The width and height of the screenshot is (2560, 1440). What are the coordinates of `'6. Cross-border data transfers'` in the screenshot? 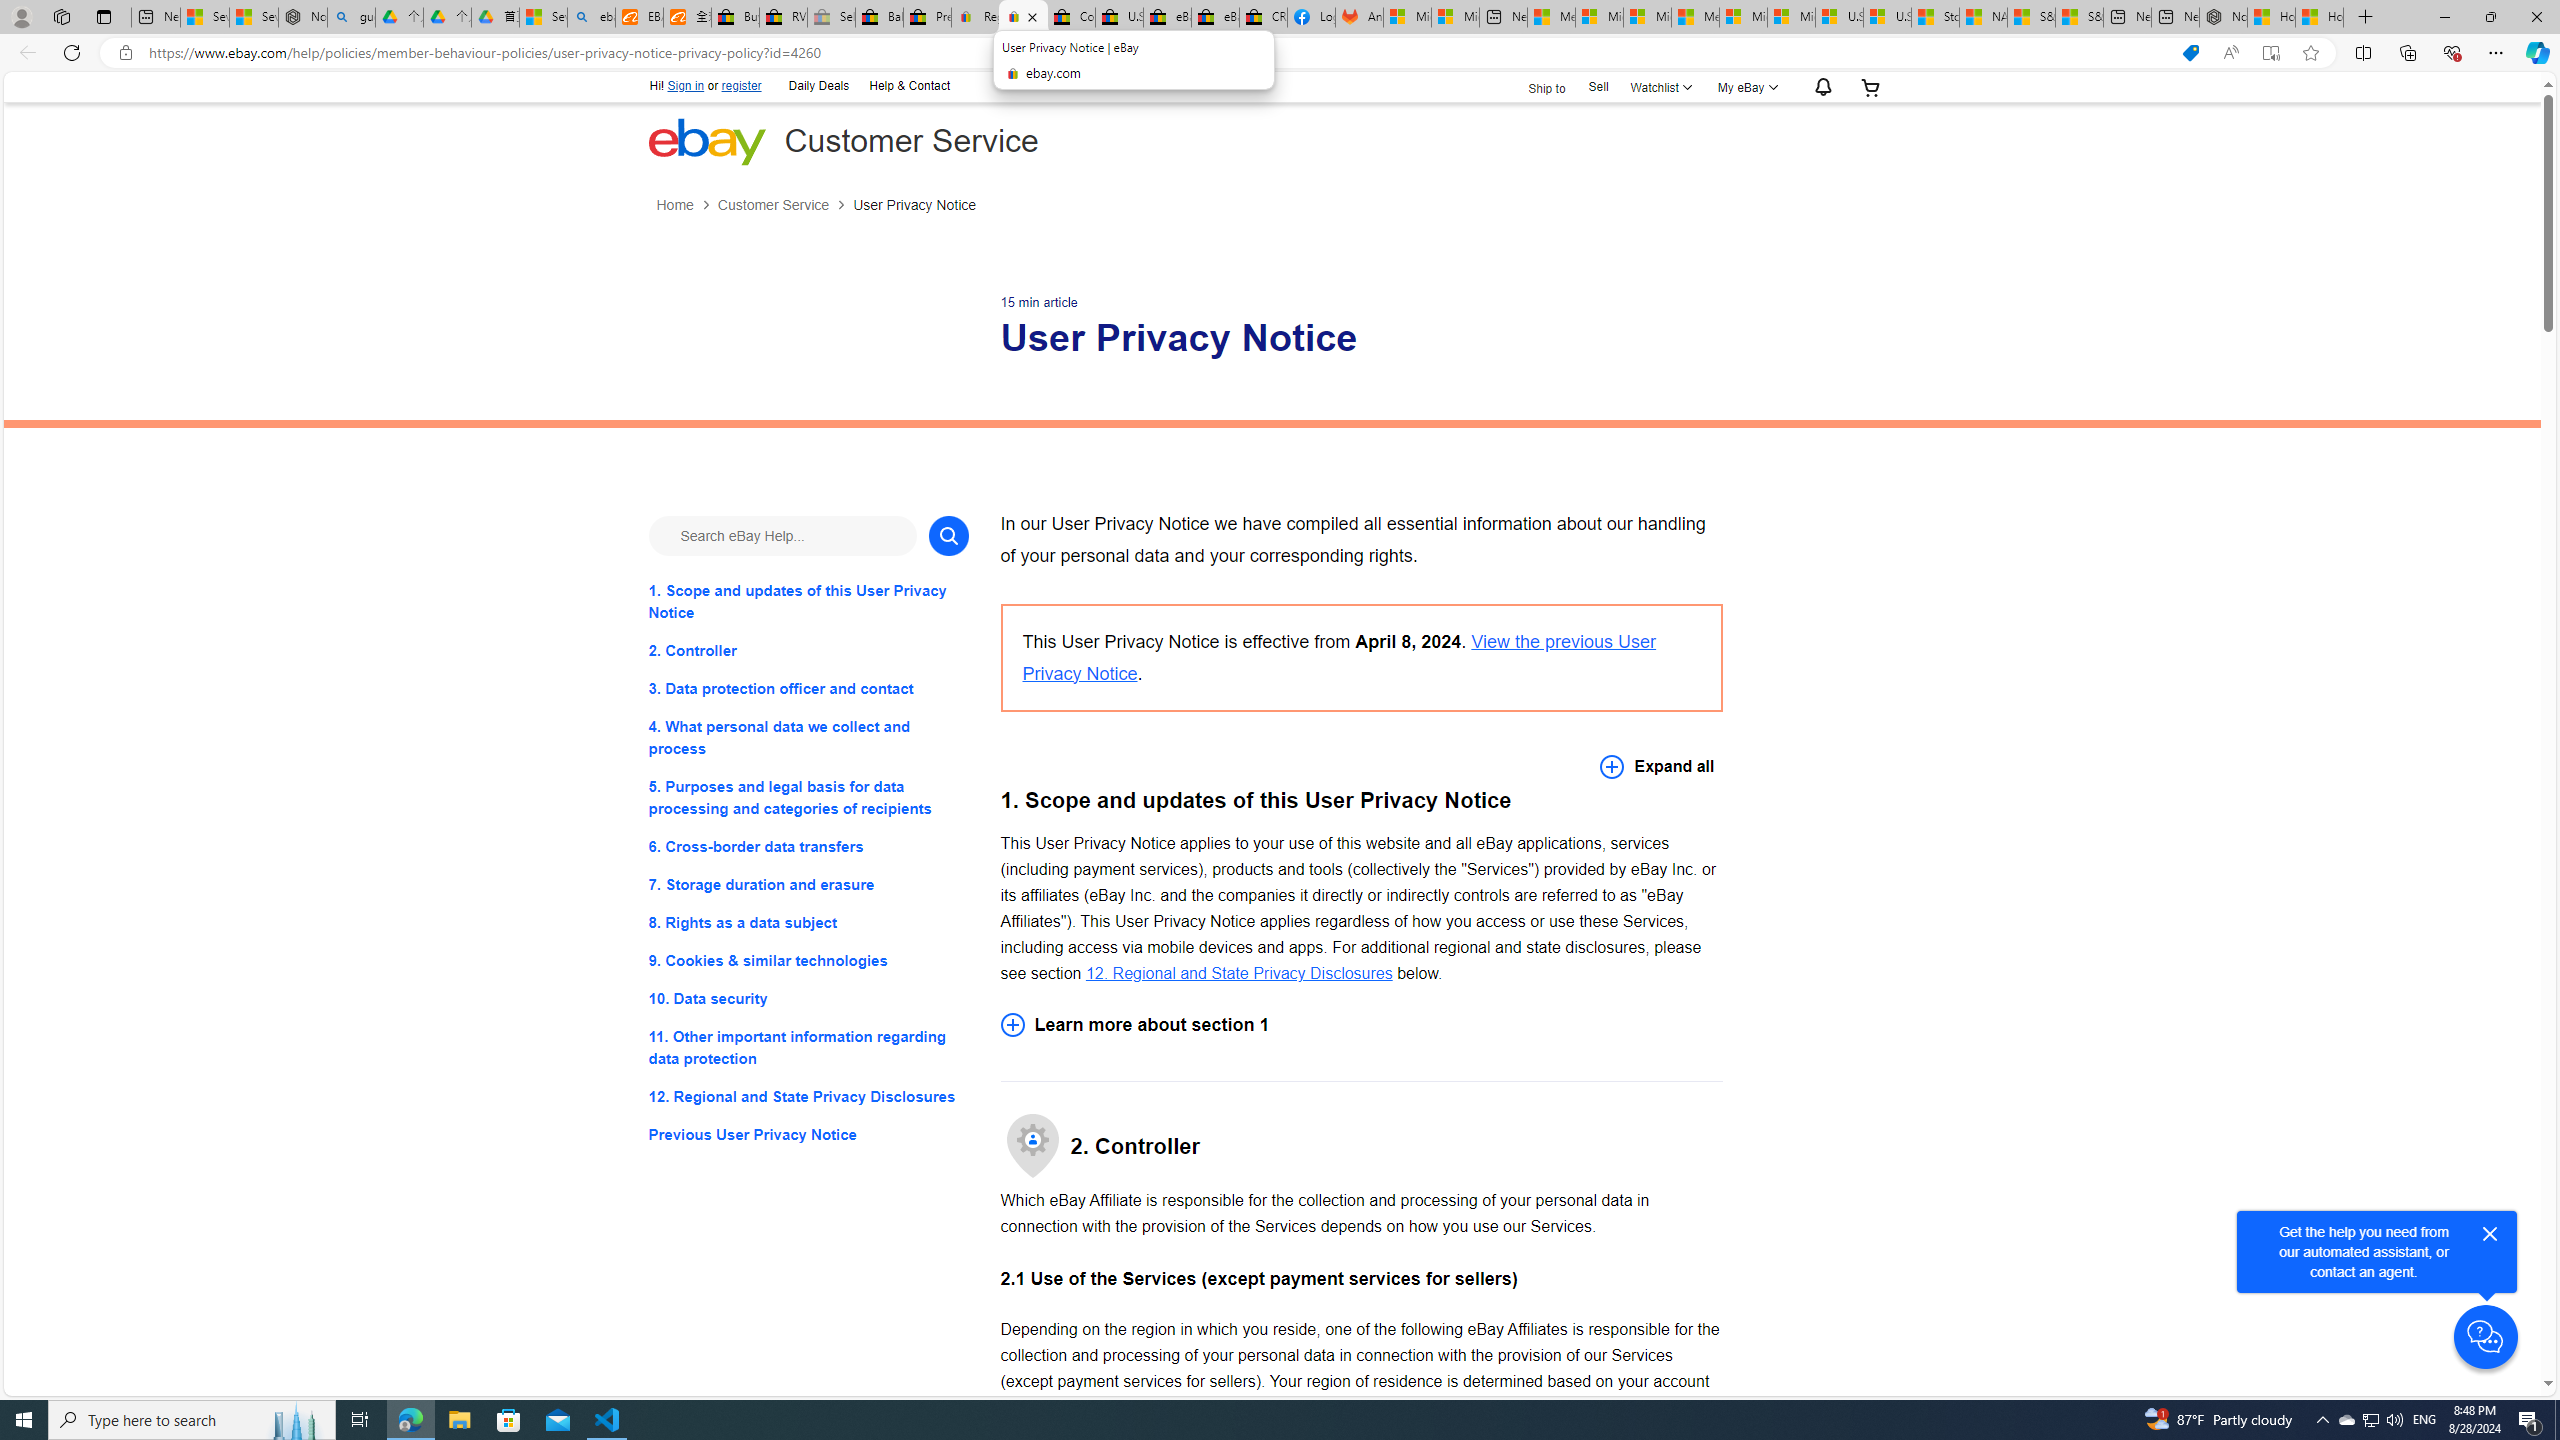 It's located at (807, 846).